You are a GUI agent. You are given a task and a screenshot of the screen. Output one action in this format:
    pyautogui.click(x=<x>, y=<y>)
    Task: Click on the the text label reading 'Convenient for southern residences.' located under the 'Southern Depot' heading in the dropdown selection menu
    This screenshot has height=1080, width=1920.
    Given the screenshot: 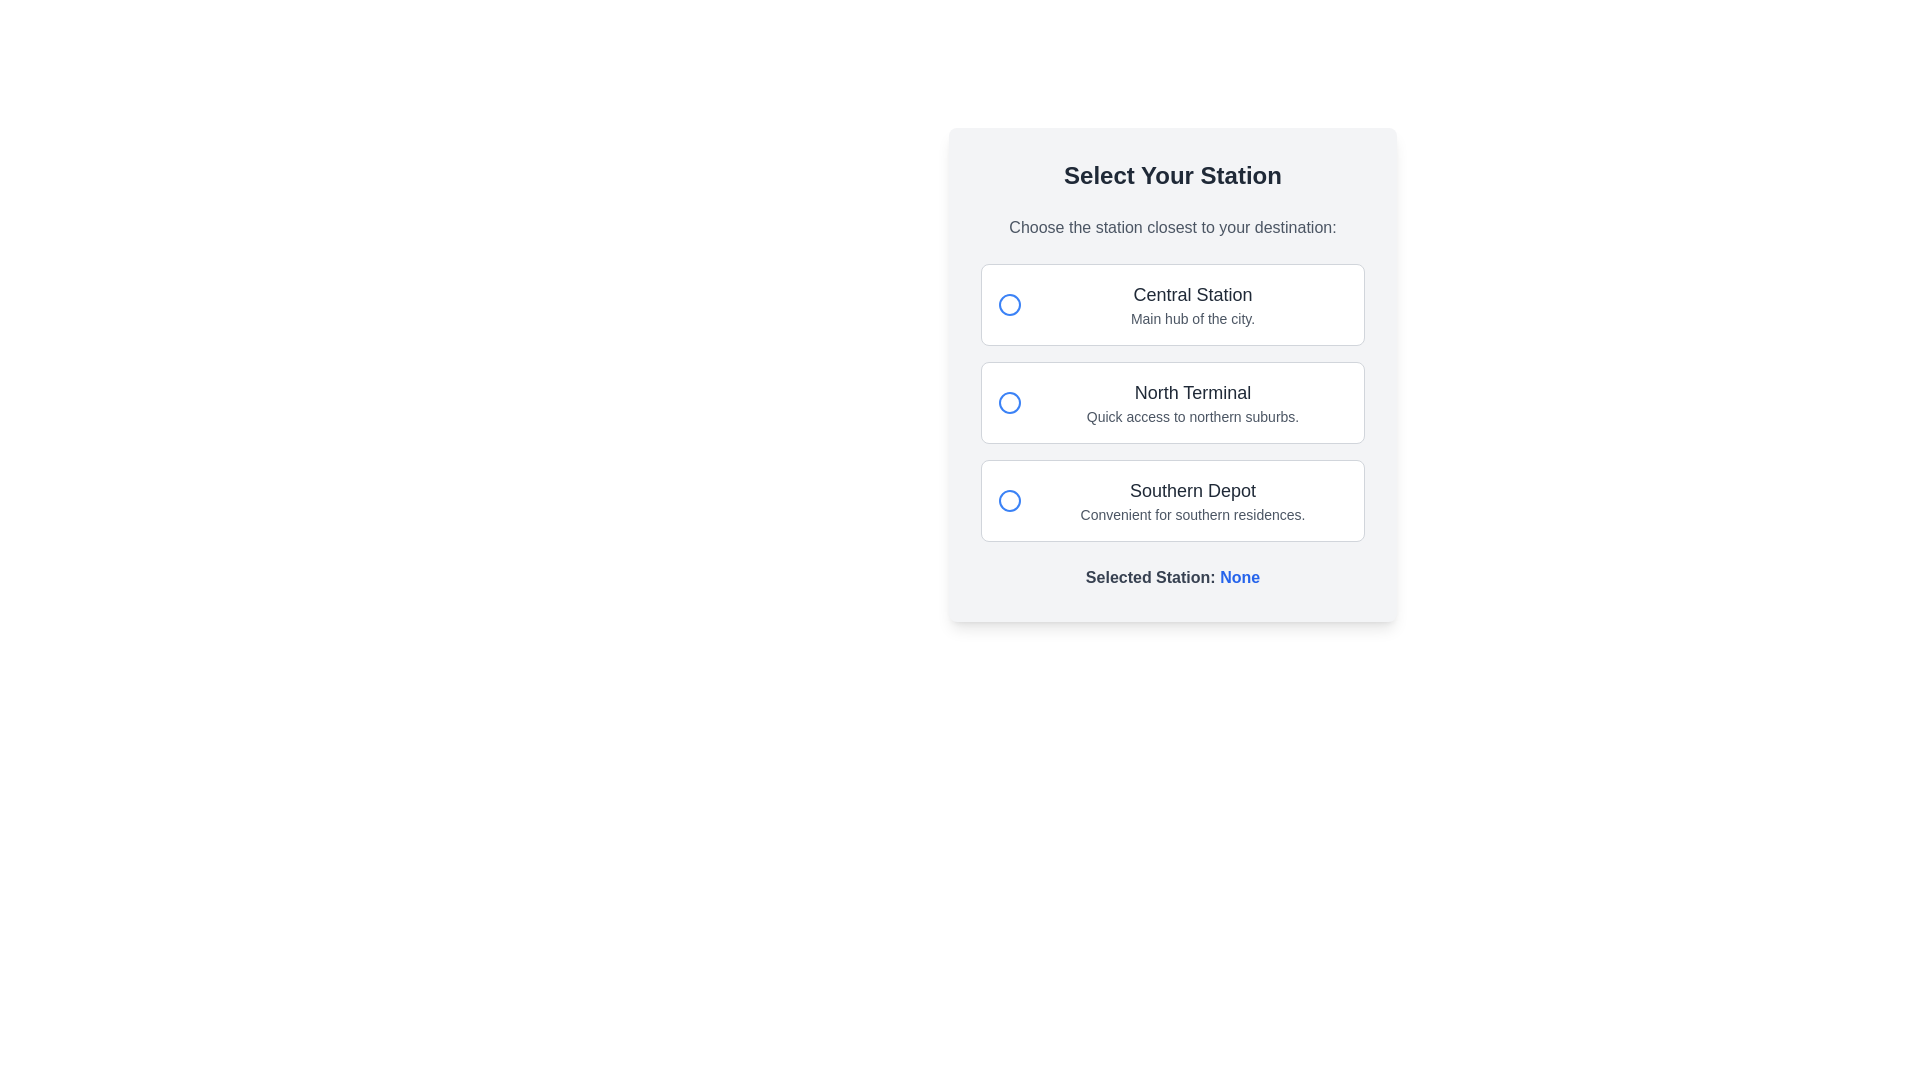 What is the action you would take?
    pyautogui.click(x=1193, y=514)
    